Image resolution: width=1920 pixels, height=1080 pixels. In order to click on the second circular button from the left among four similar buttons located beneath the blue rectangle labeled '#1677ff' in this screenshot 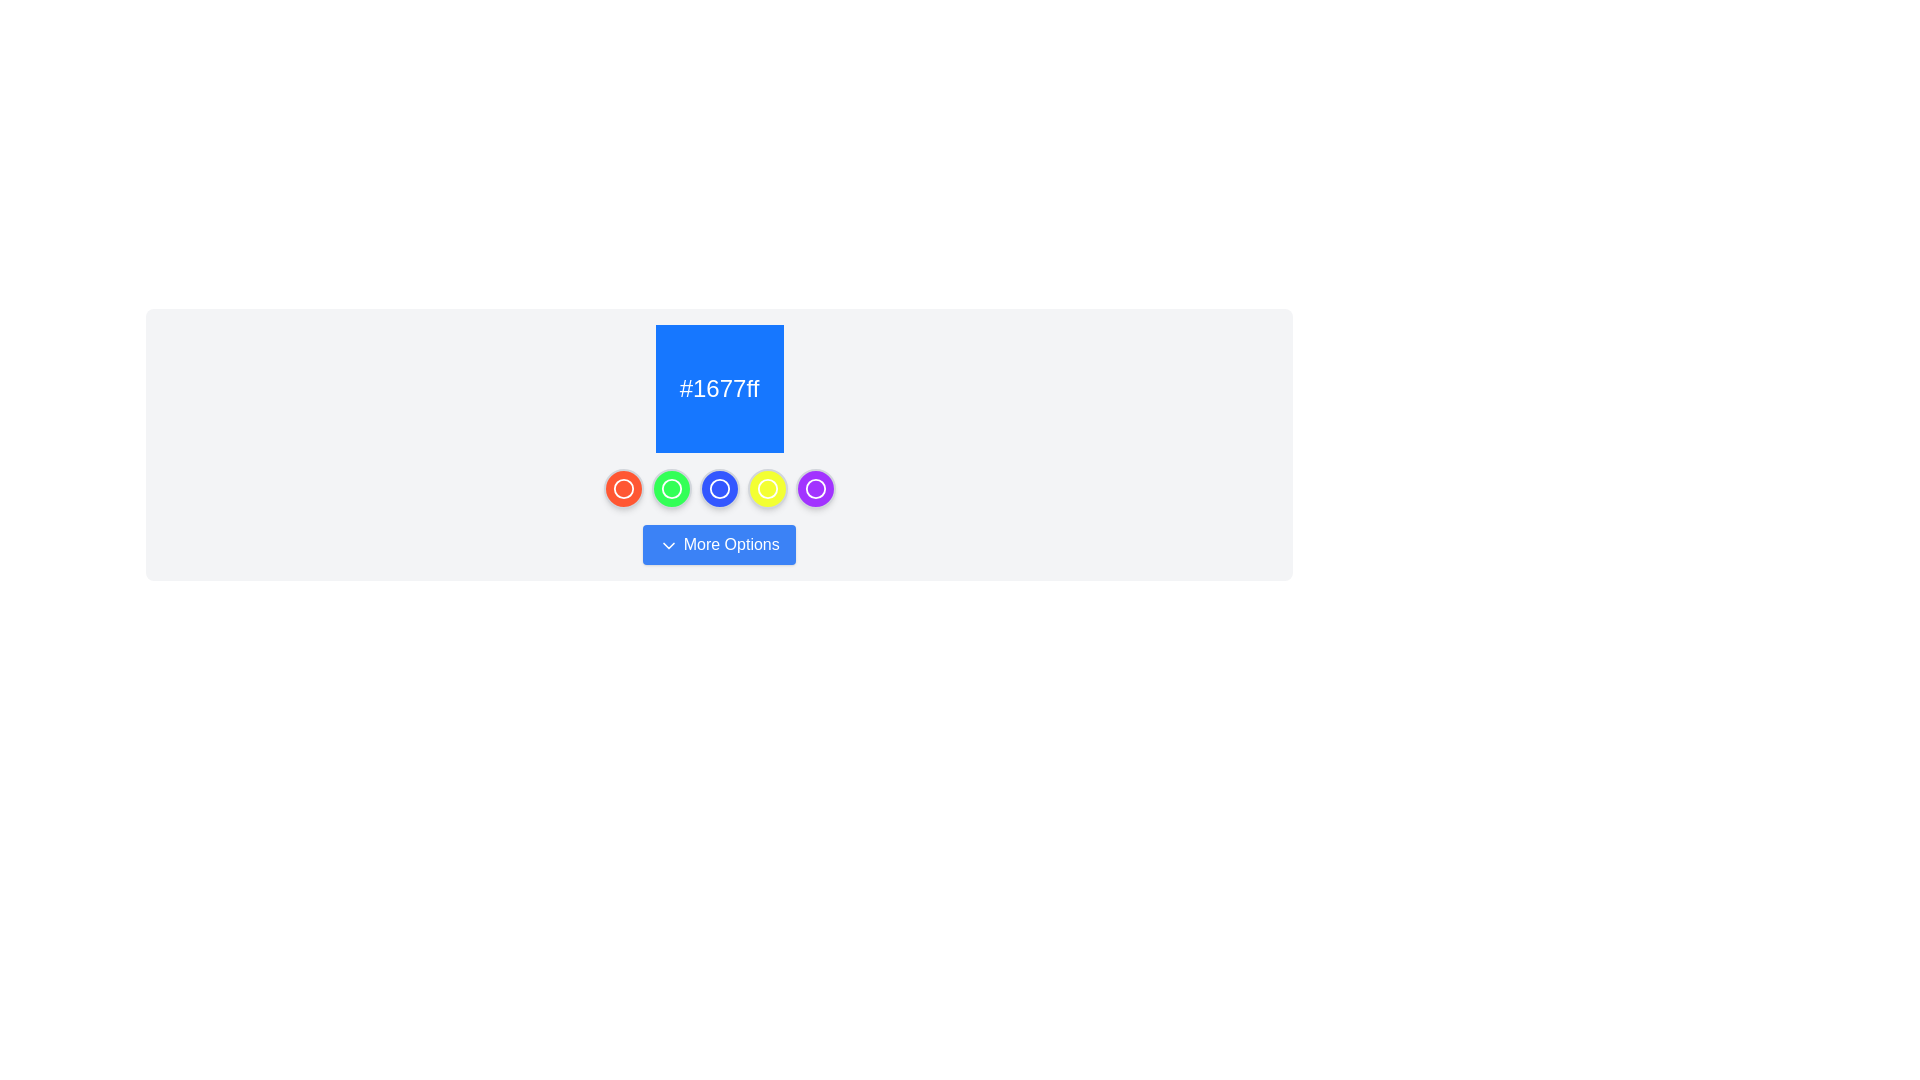, I will do `click(719, 489)`.